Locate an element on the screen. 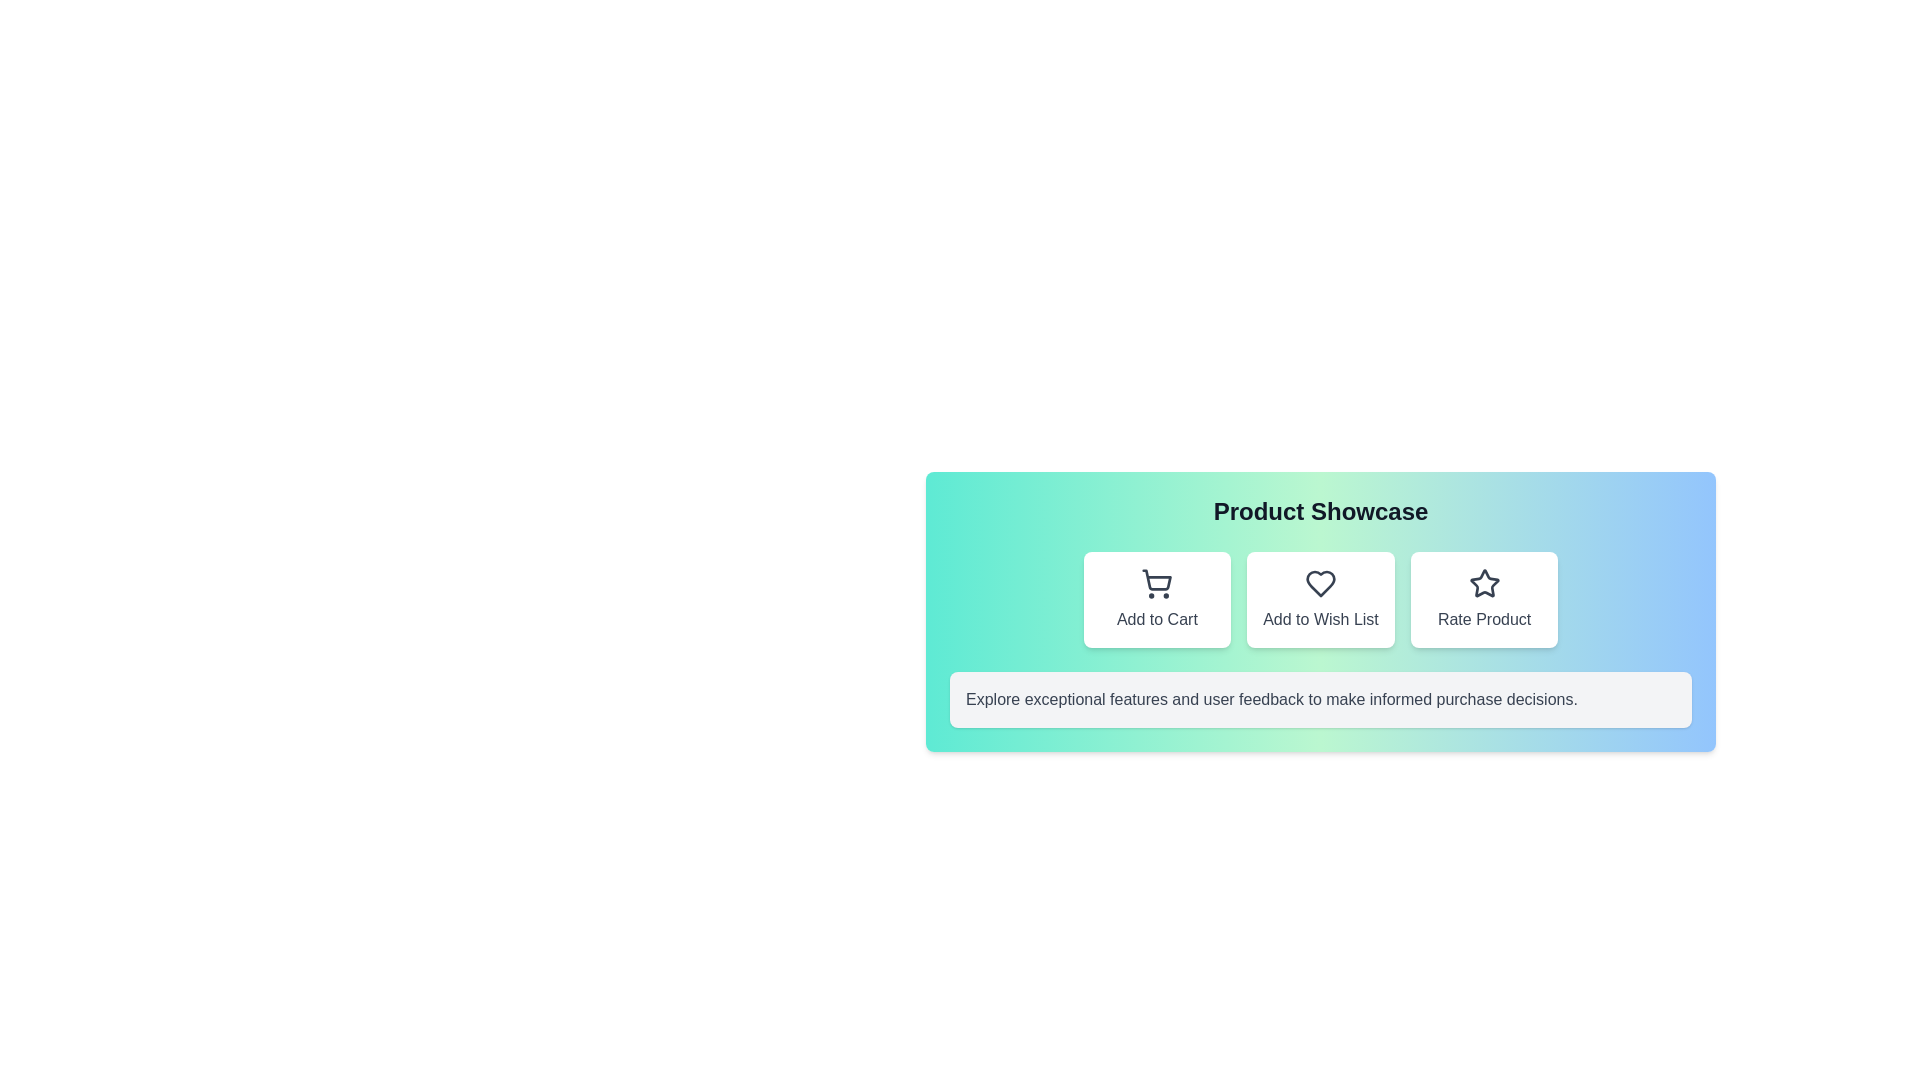  the button labeled 'Add to Wish List' in the 'Product Showcase' section, which has a gradient background and contains multiple buttons is located at coordinates (1320, 611).